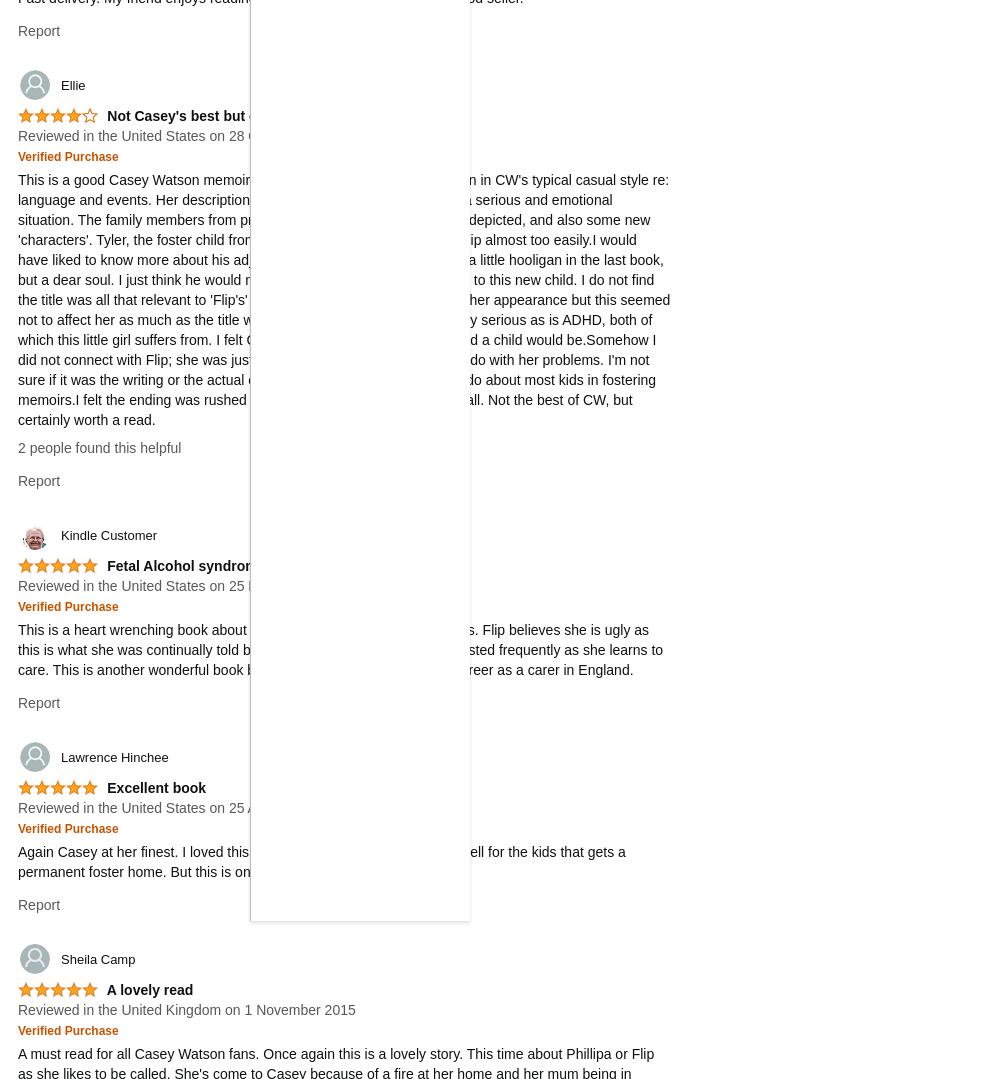 This screenshot has width=1000, height=1079. Describe the element at coordinates (164, 806) in the screenshot. I see `'Reviewed in the United States on 25 April 2022'` at that location.